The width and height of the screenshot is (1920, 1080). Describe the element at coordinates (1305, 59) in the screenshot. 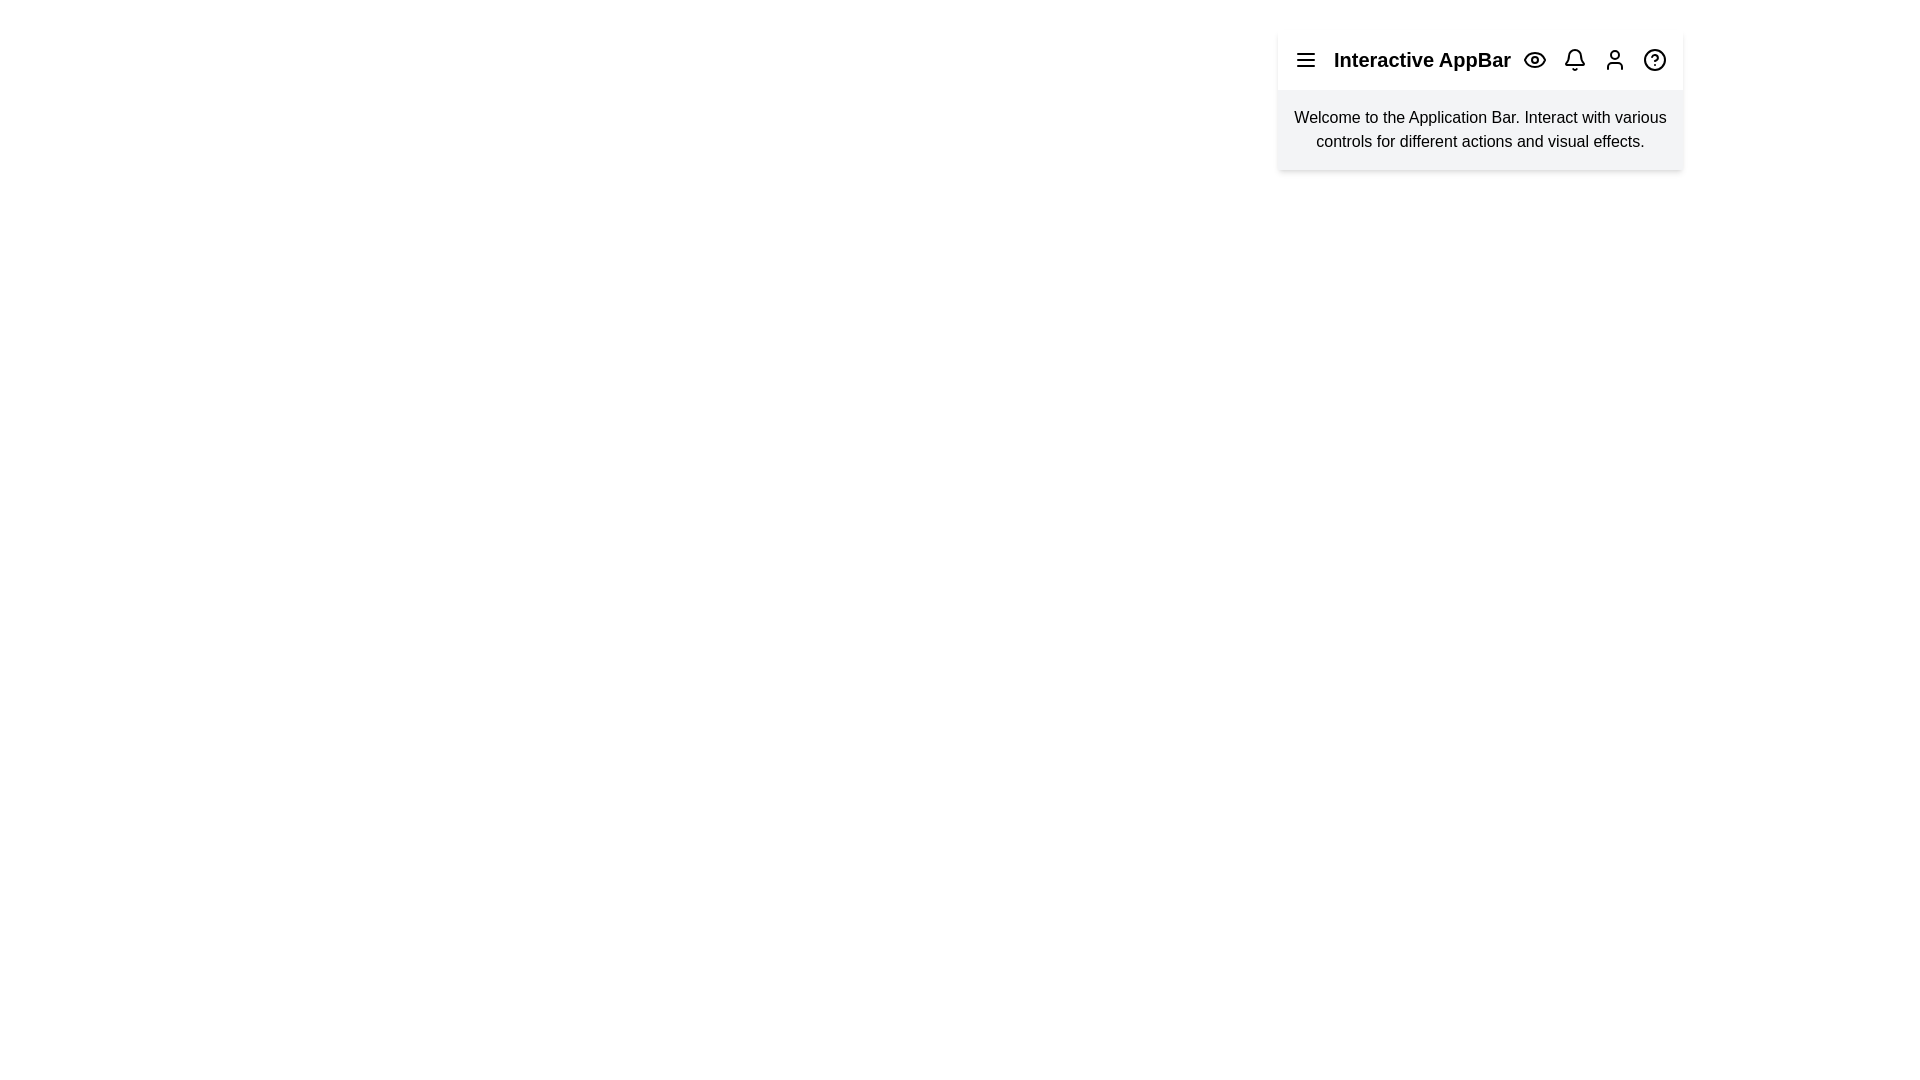

I see `the menu button to toggle the menu` at that location.